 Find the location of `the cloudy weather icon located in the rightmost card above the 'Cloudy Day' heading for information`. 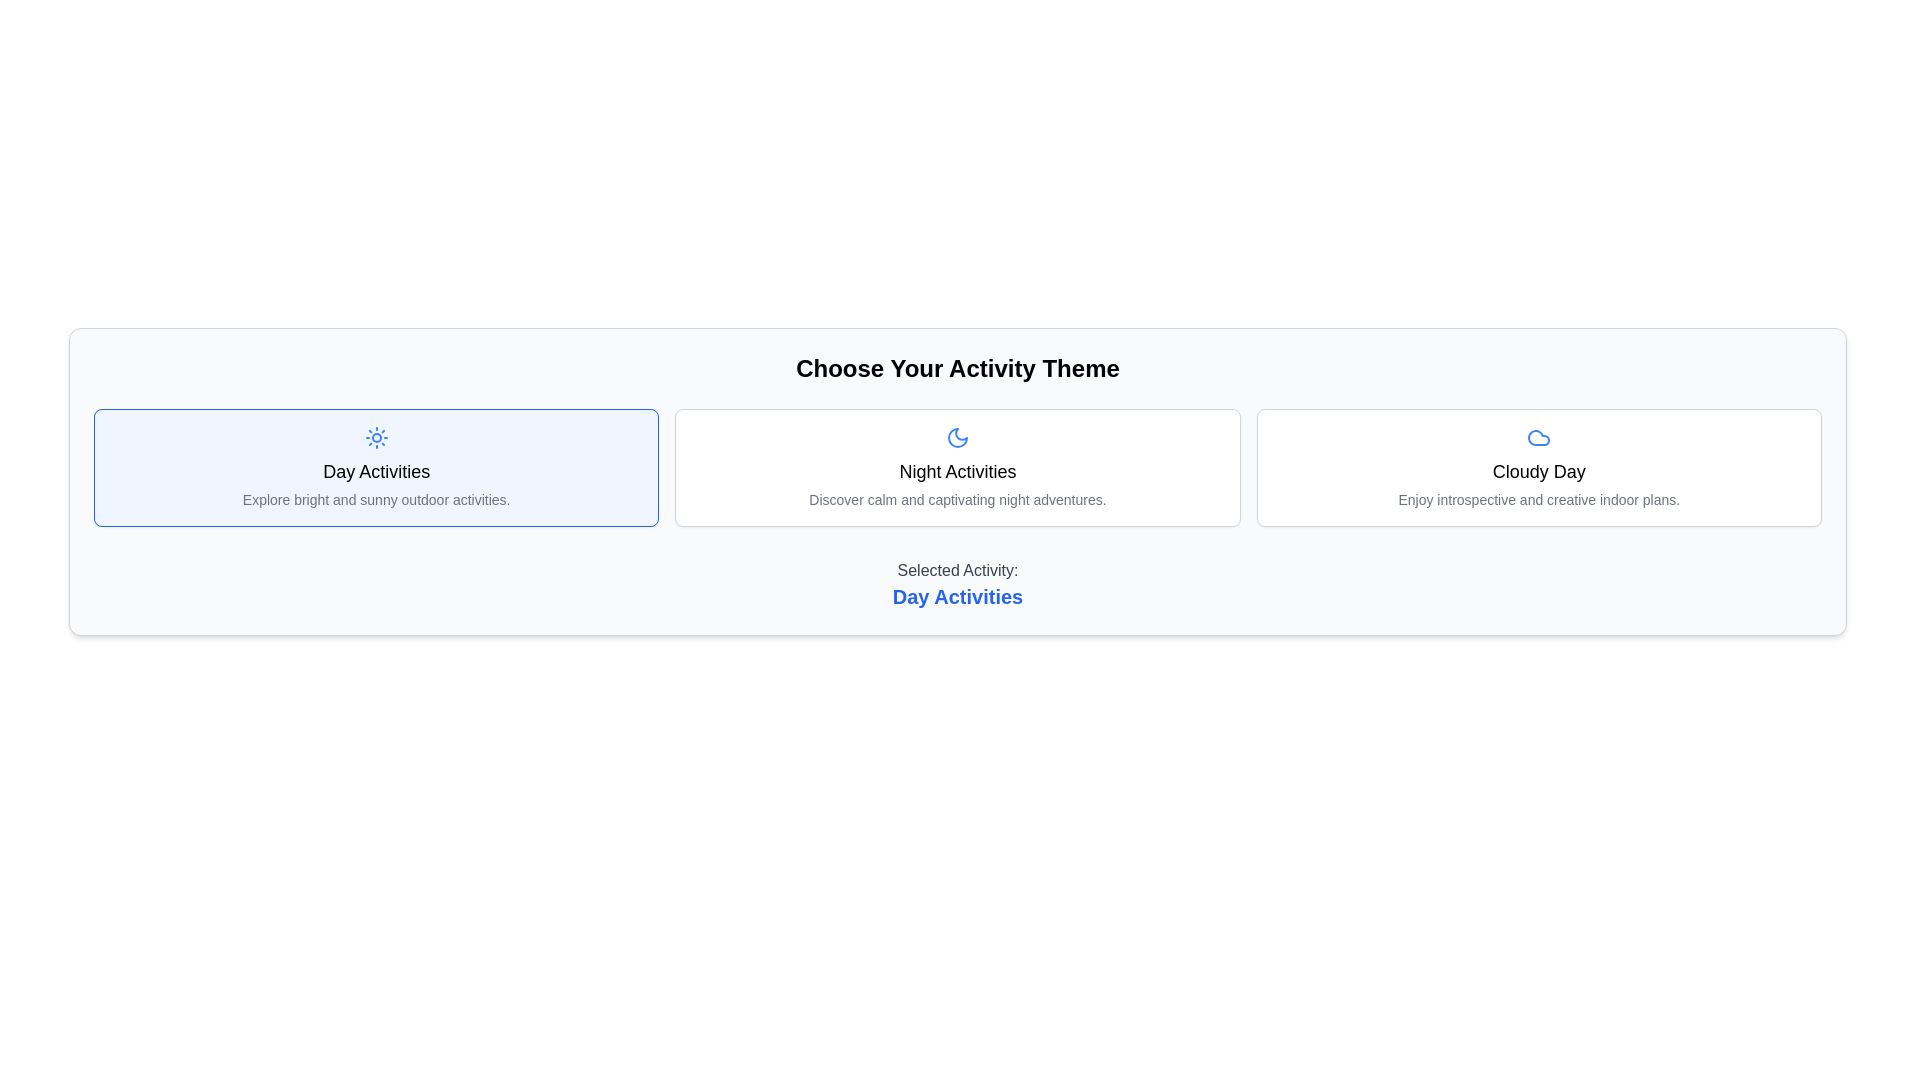

the cloudy weather icon located in the rightmost card above the 'Cloudy Day' heading for information is located at coordinates (1538, 437).